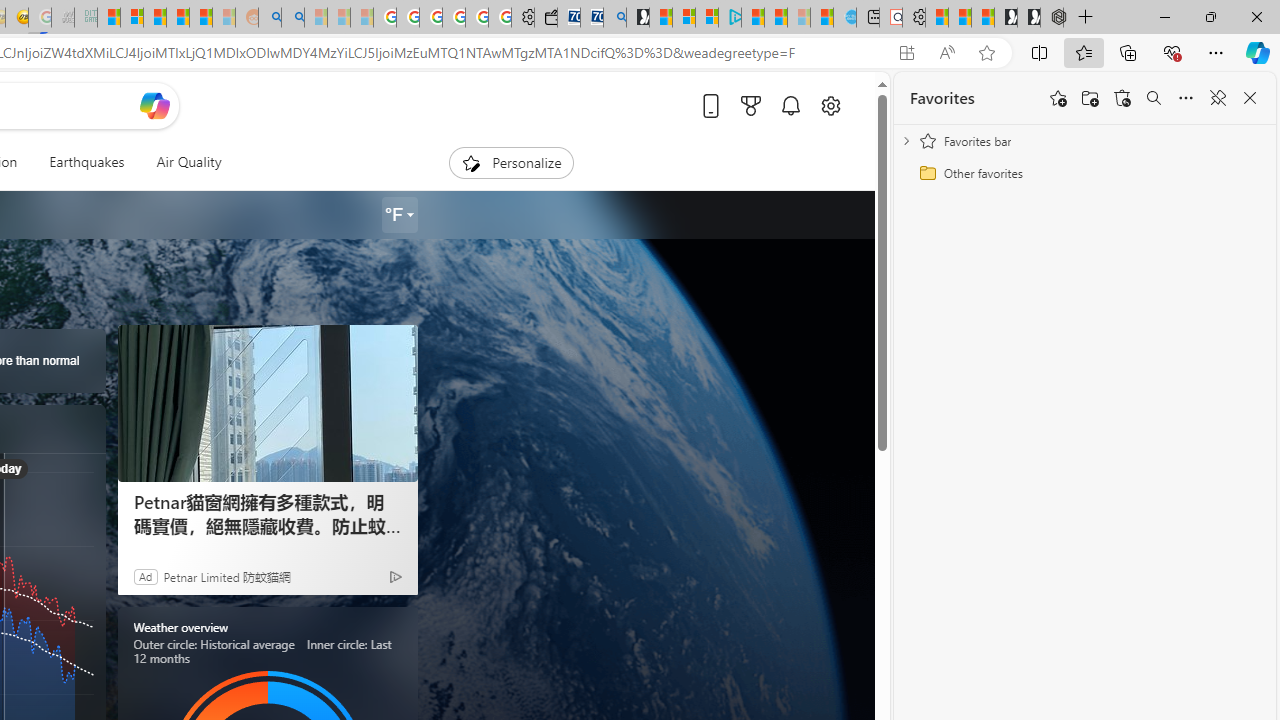 This screenshot has height=720, width=1280. Describe the element at coordinates (905, 52) in the screenshot. I see `'App available. Install Microsoft Start Weather'` at that location.